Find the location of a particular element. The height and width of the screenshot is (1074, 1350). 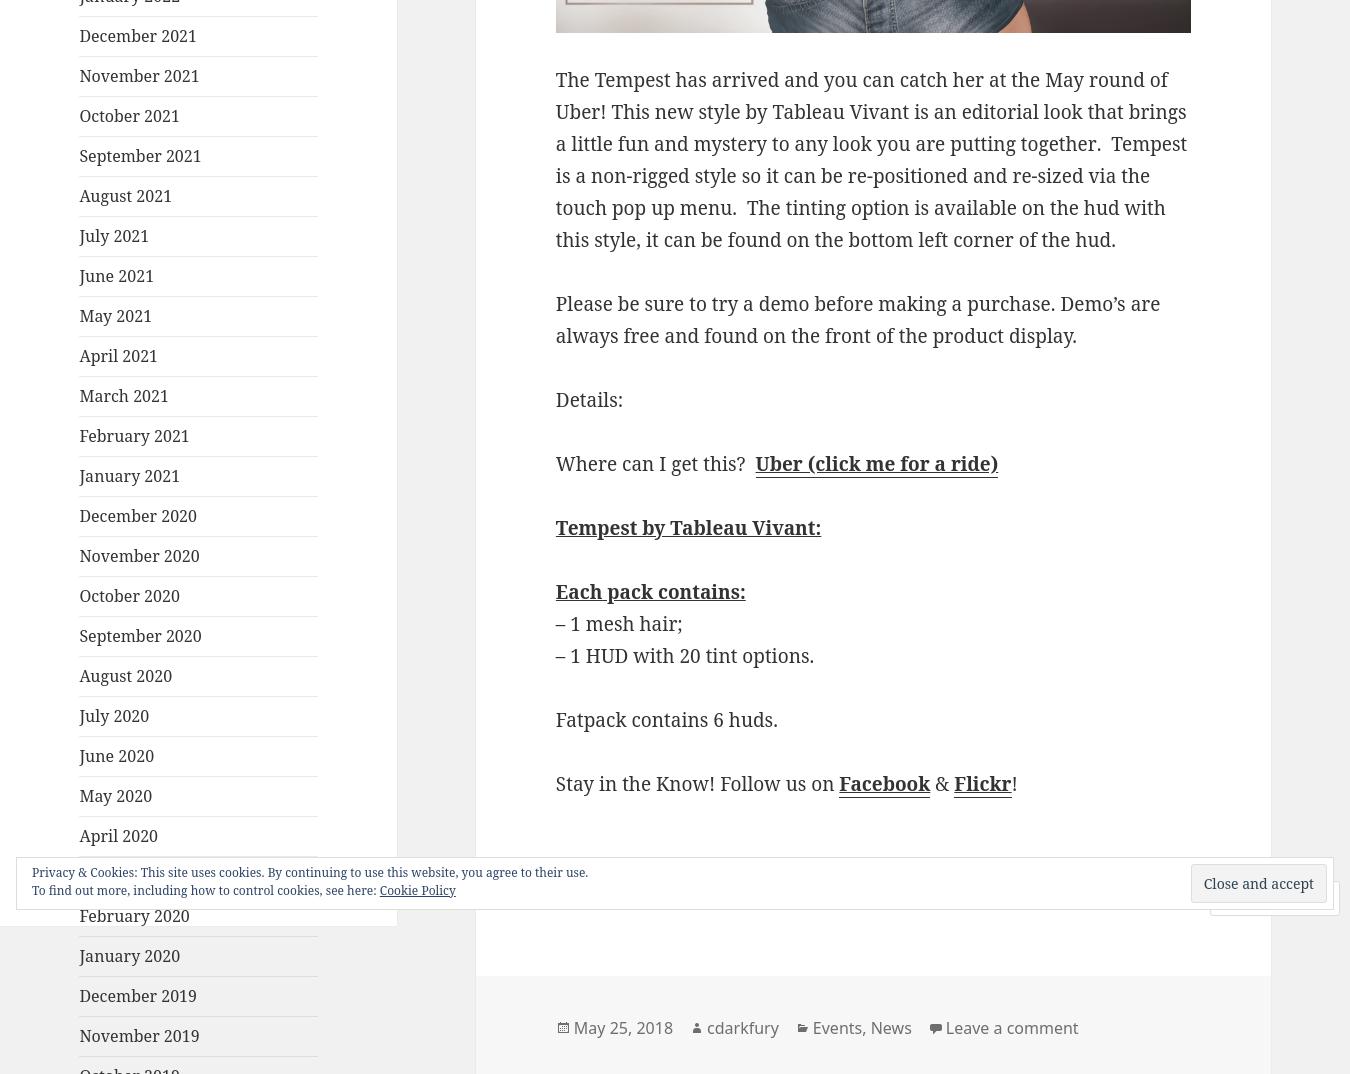

'!' is located at coordinates (1010, 782).